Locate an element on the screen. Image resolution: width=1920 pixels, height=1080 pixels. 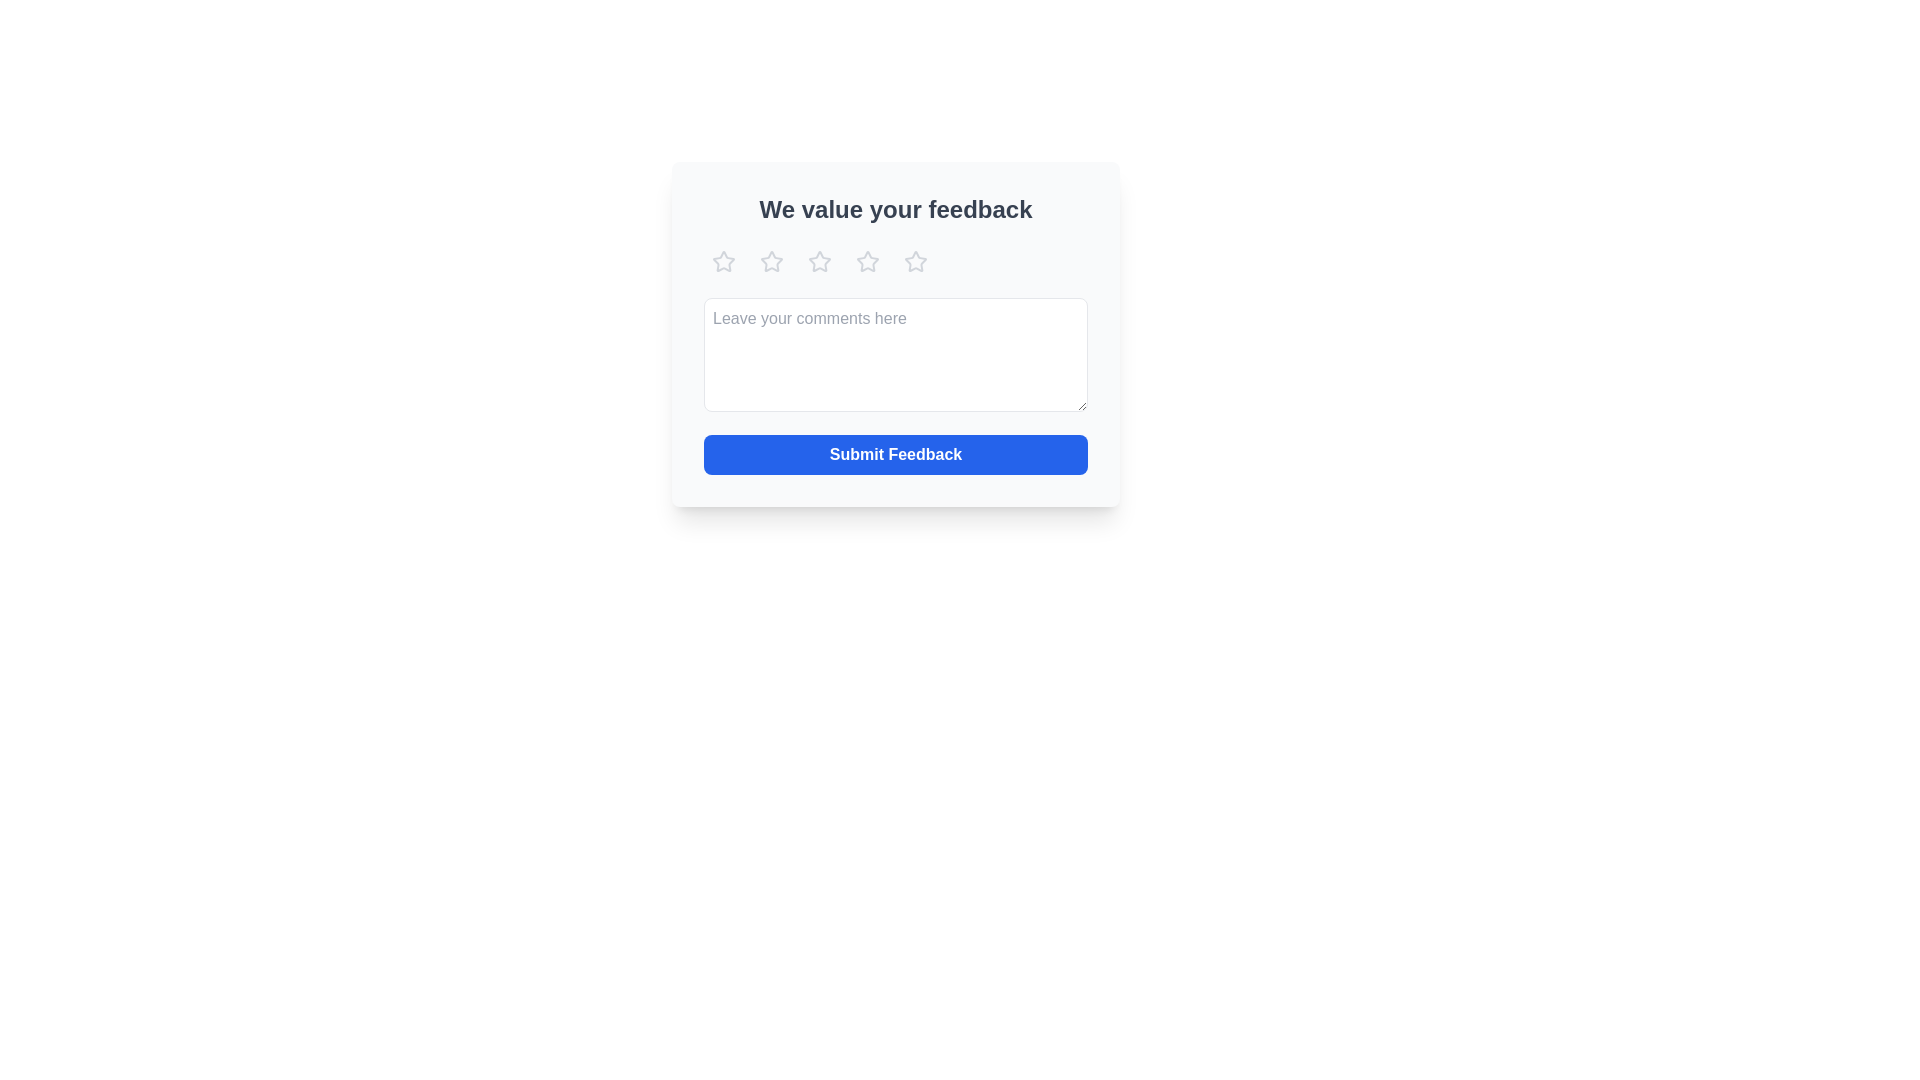
the submission button located at the bottom of the feedback form labeled 'We value your feedback' to provide visual feedback is located at coordinates (895, 455).